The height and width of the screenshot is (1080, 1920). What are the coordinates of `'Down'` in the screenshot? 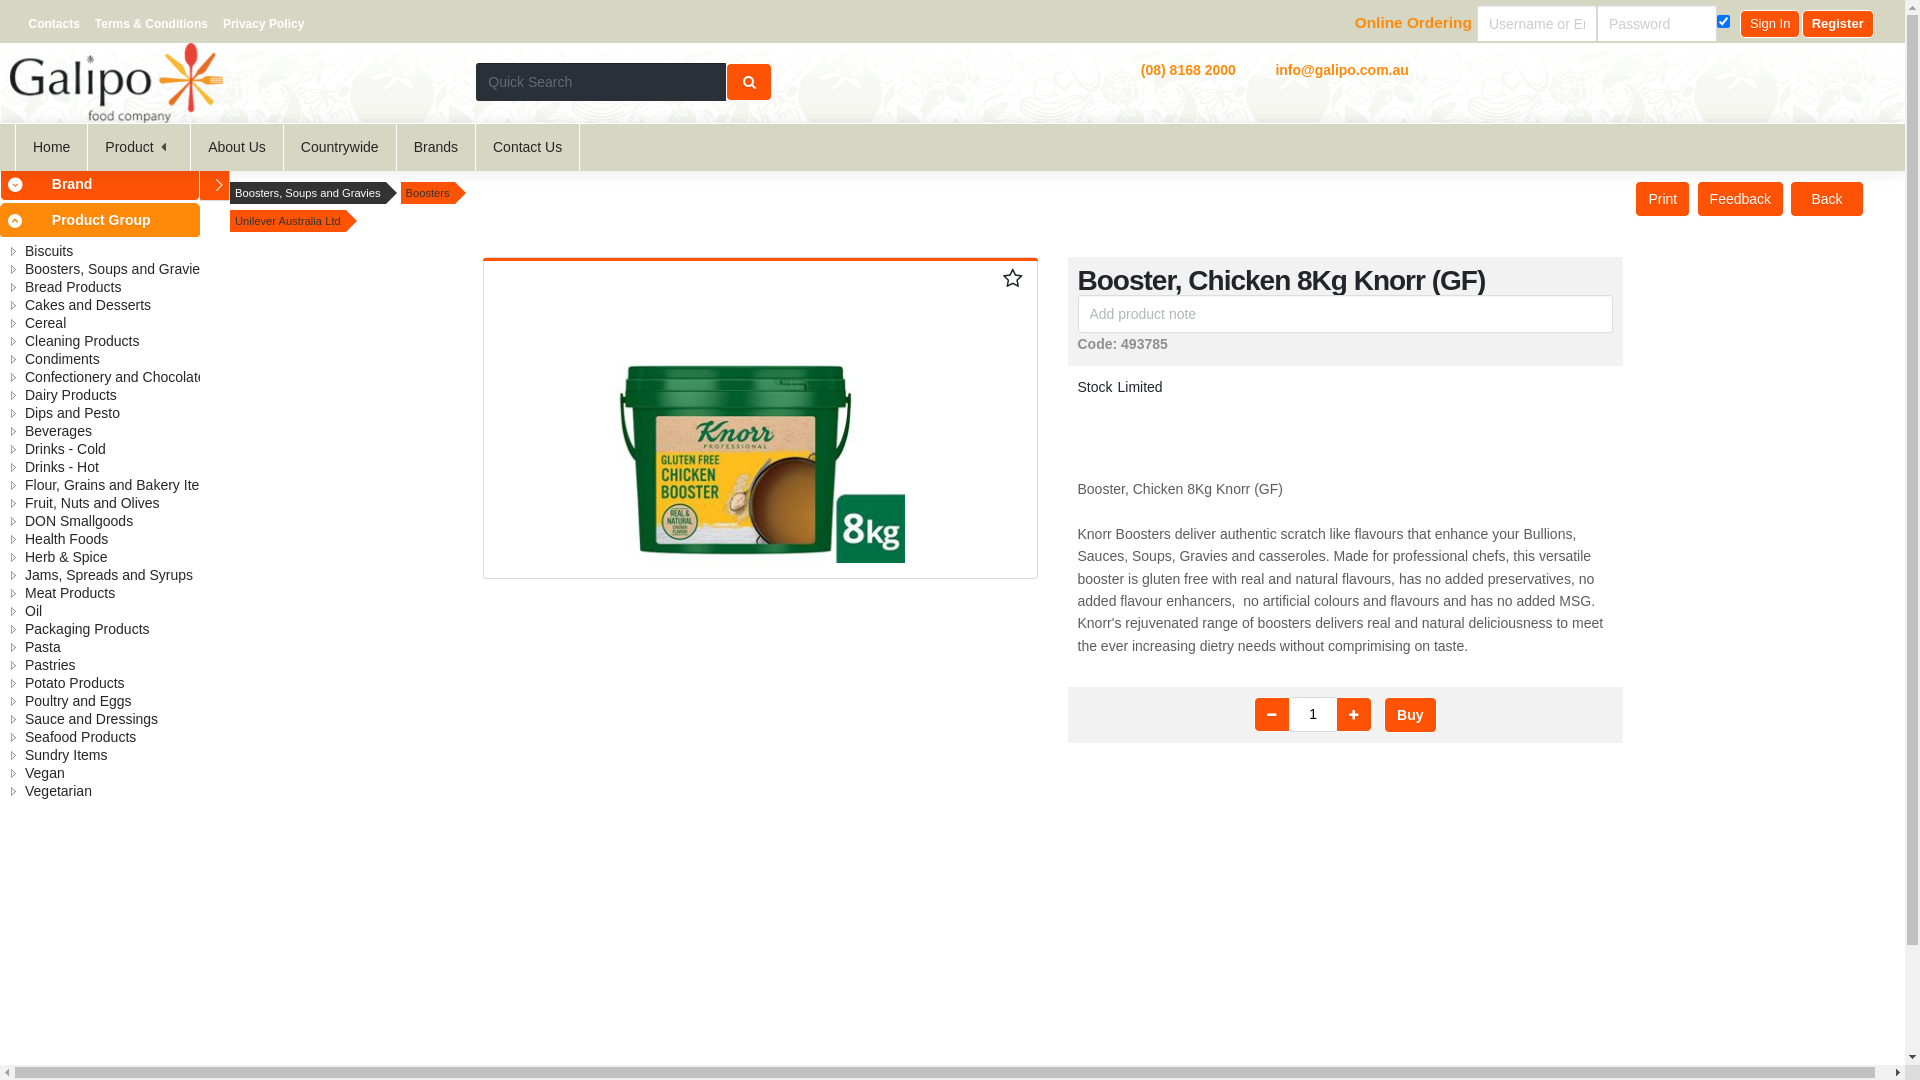 It's located at (1271, 713).